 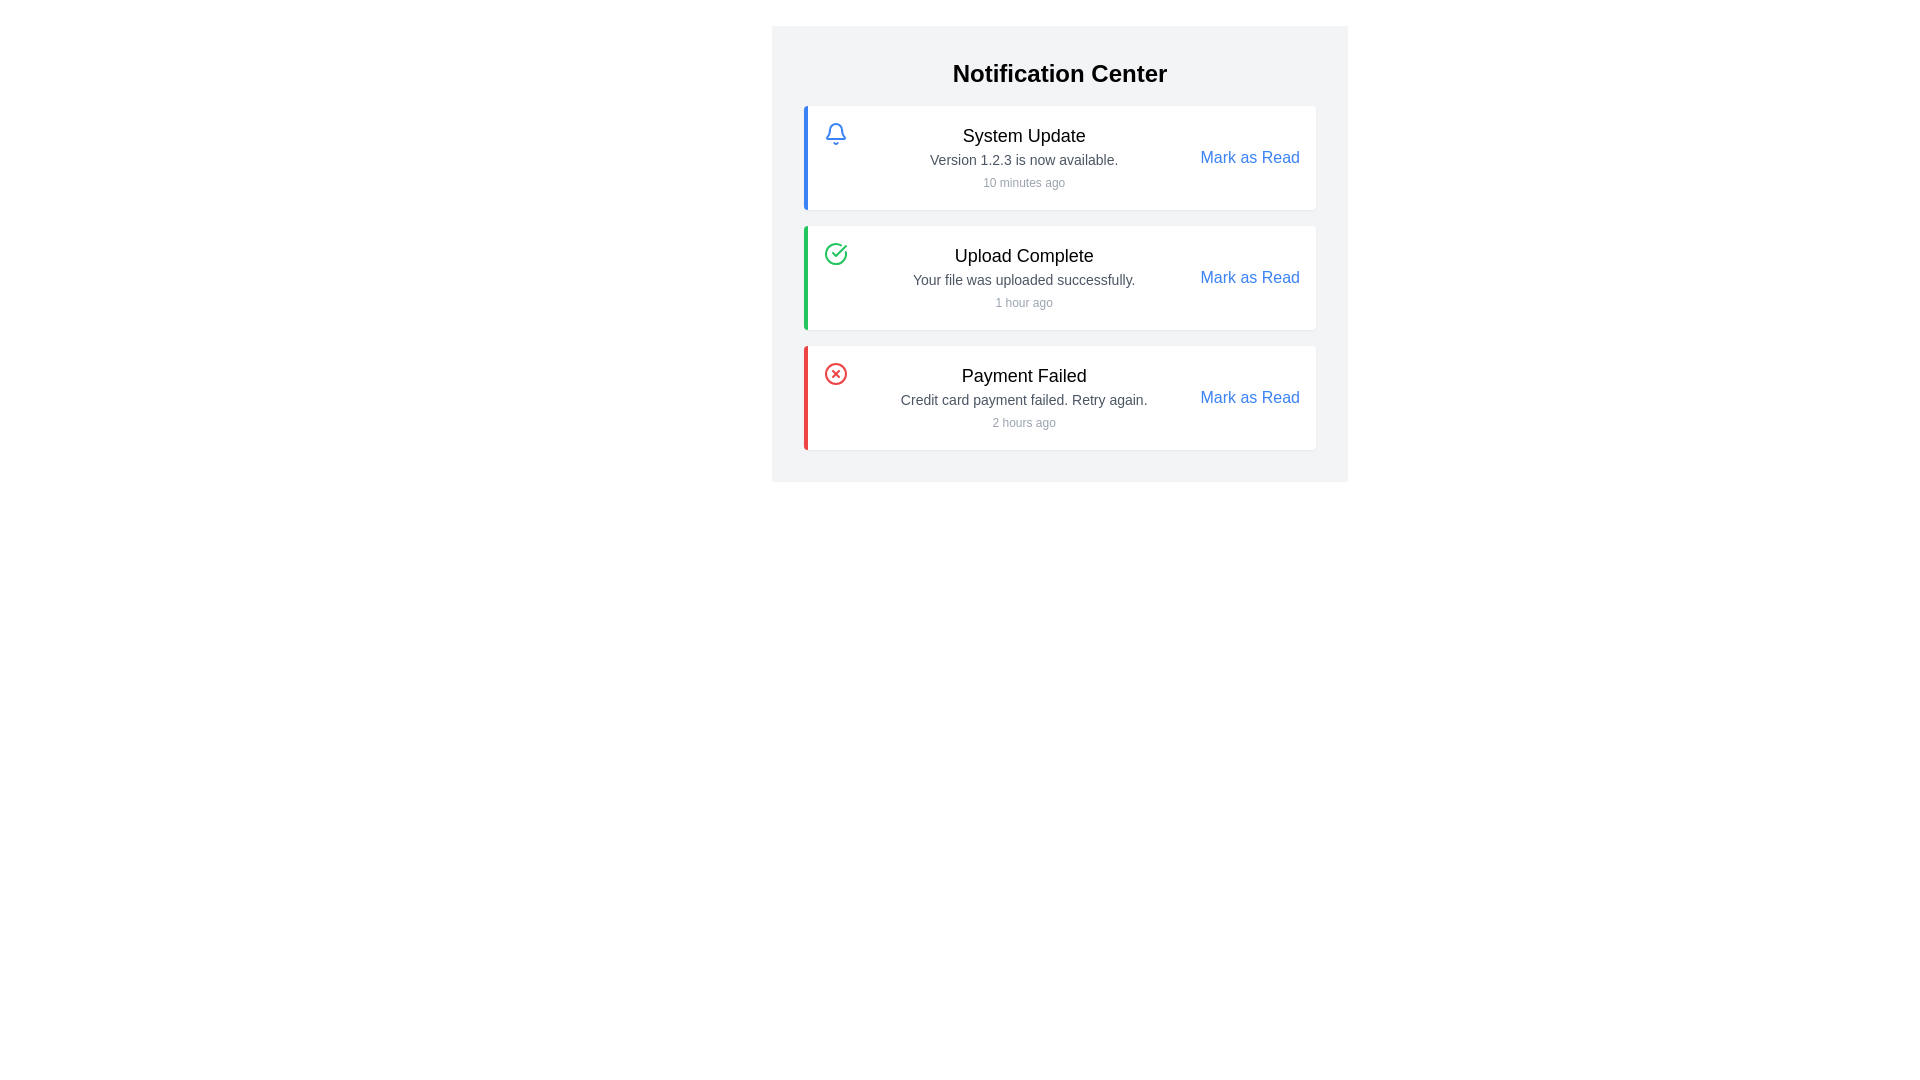 What do you see at coordinates (1024, 277) in the screenshot?
I see `the Notification Text Block that contains the title 'Upload Complete', the description 'Your file was uploaded successfully.', and the timestamp '1 hour ago'` at bounding box center [1024, 277].